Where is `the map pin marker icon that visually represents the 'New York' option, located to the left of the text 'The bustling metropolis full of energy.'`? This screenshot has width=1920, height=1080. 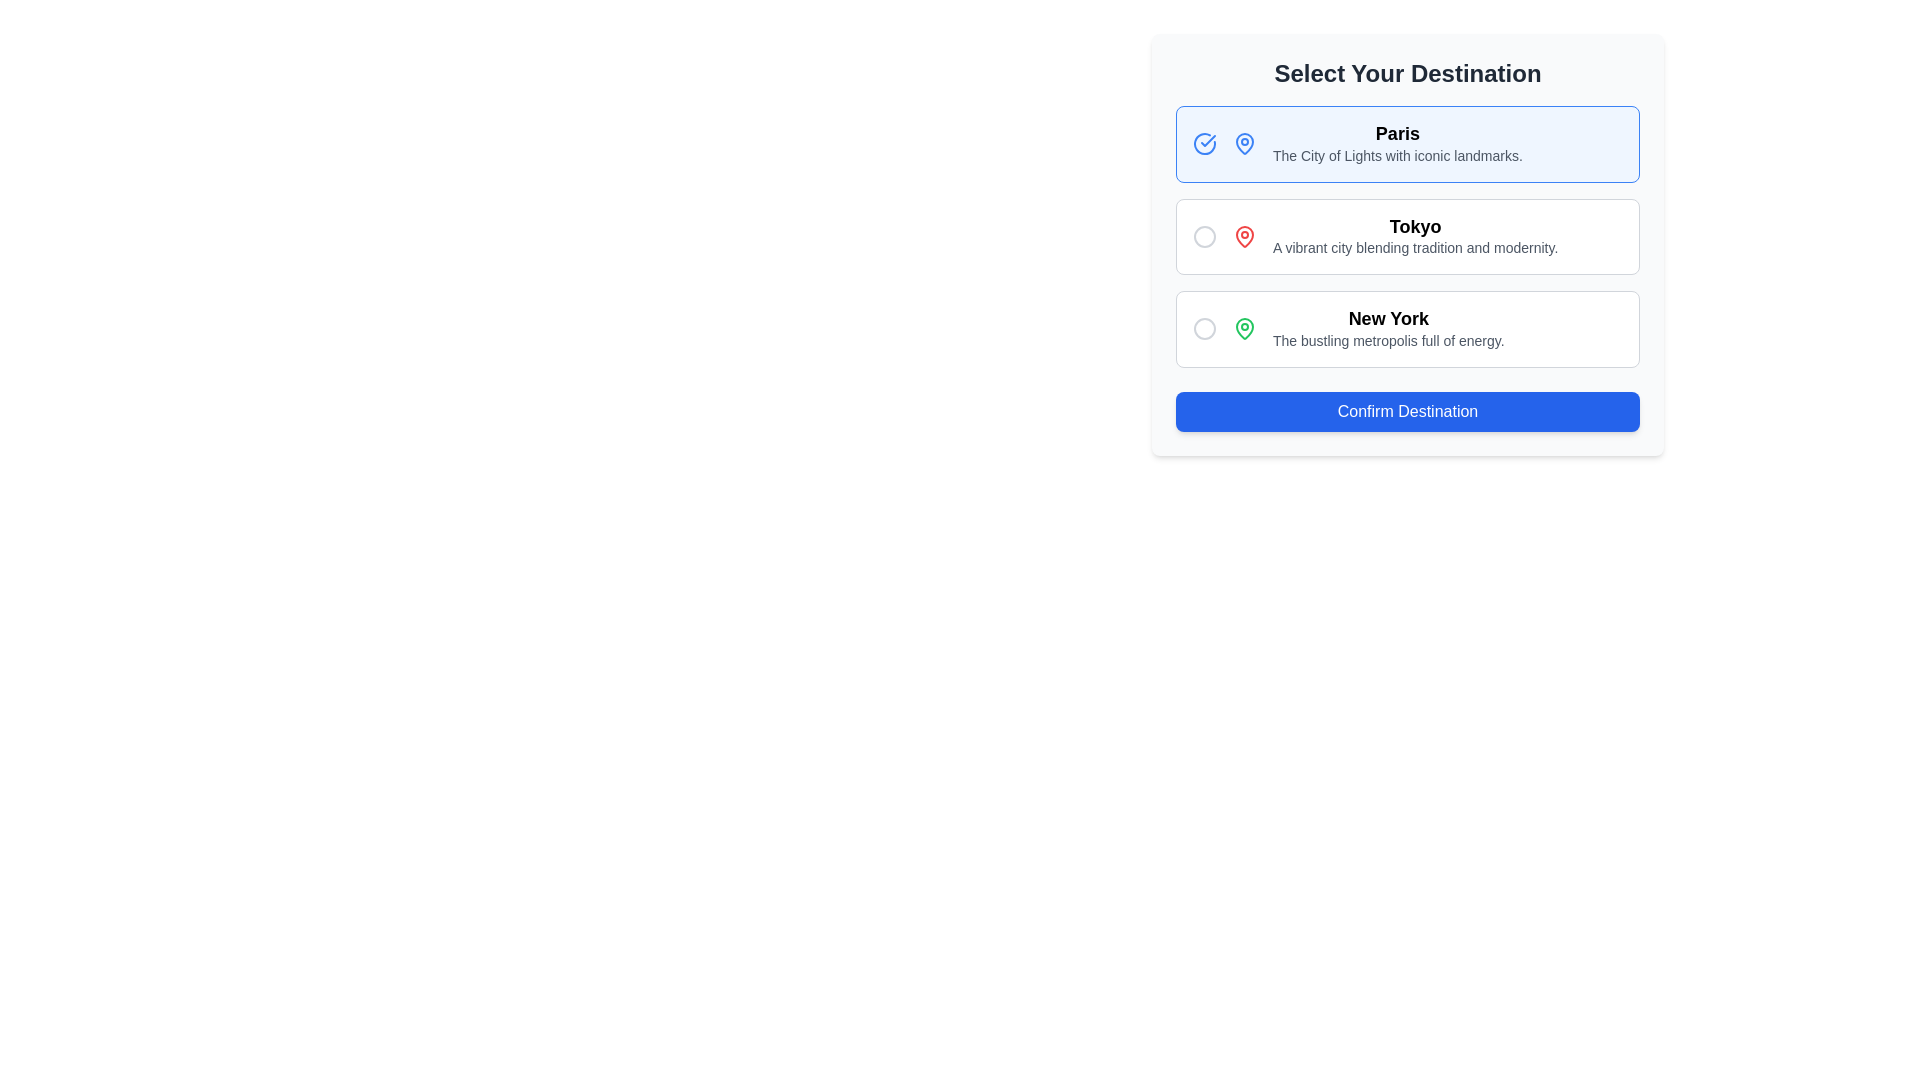 the map pin marker icon that visually represents the 'New York' option, located to the left of the text 'The bustling metropolis full of energy.' is located at coordinates (1243, 327).